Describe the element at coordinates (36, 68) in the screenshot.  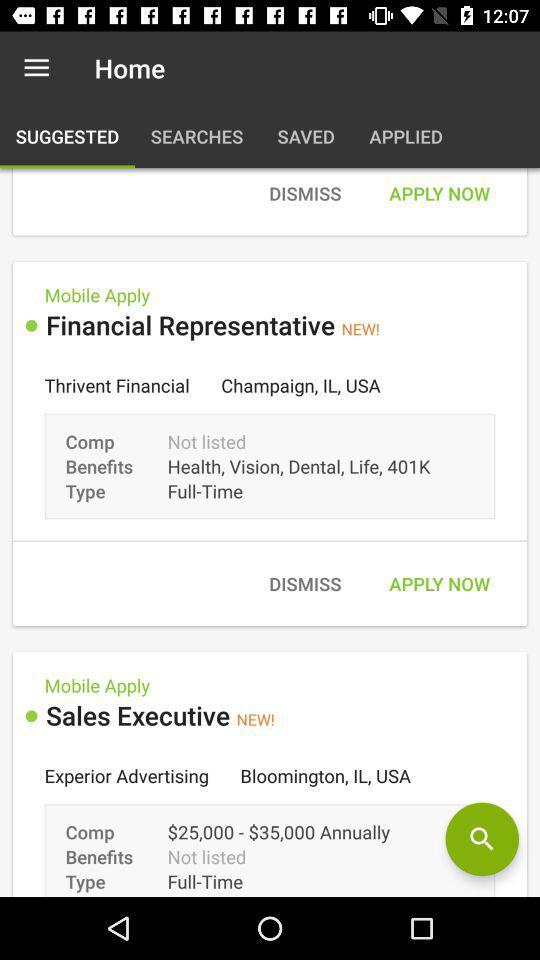
I see `the icon to the left of the home icon` at that location.